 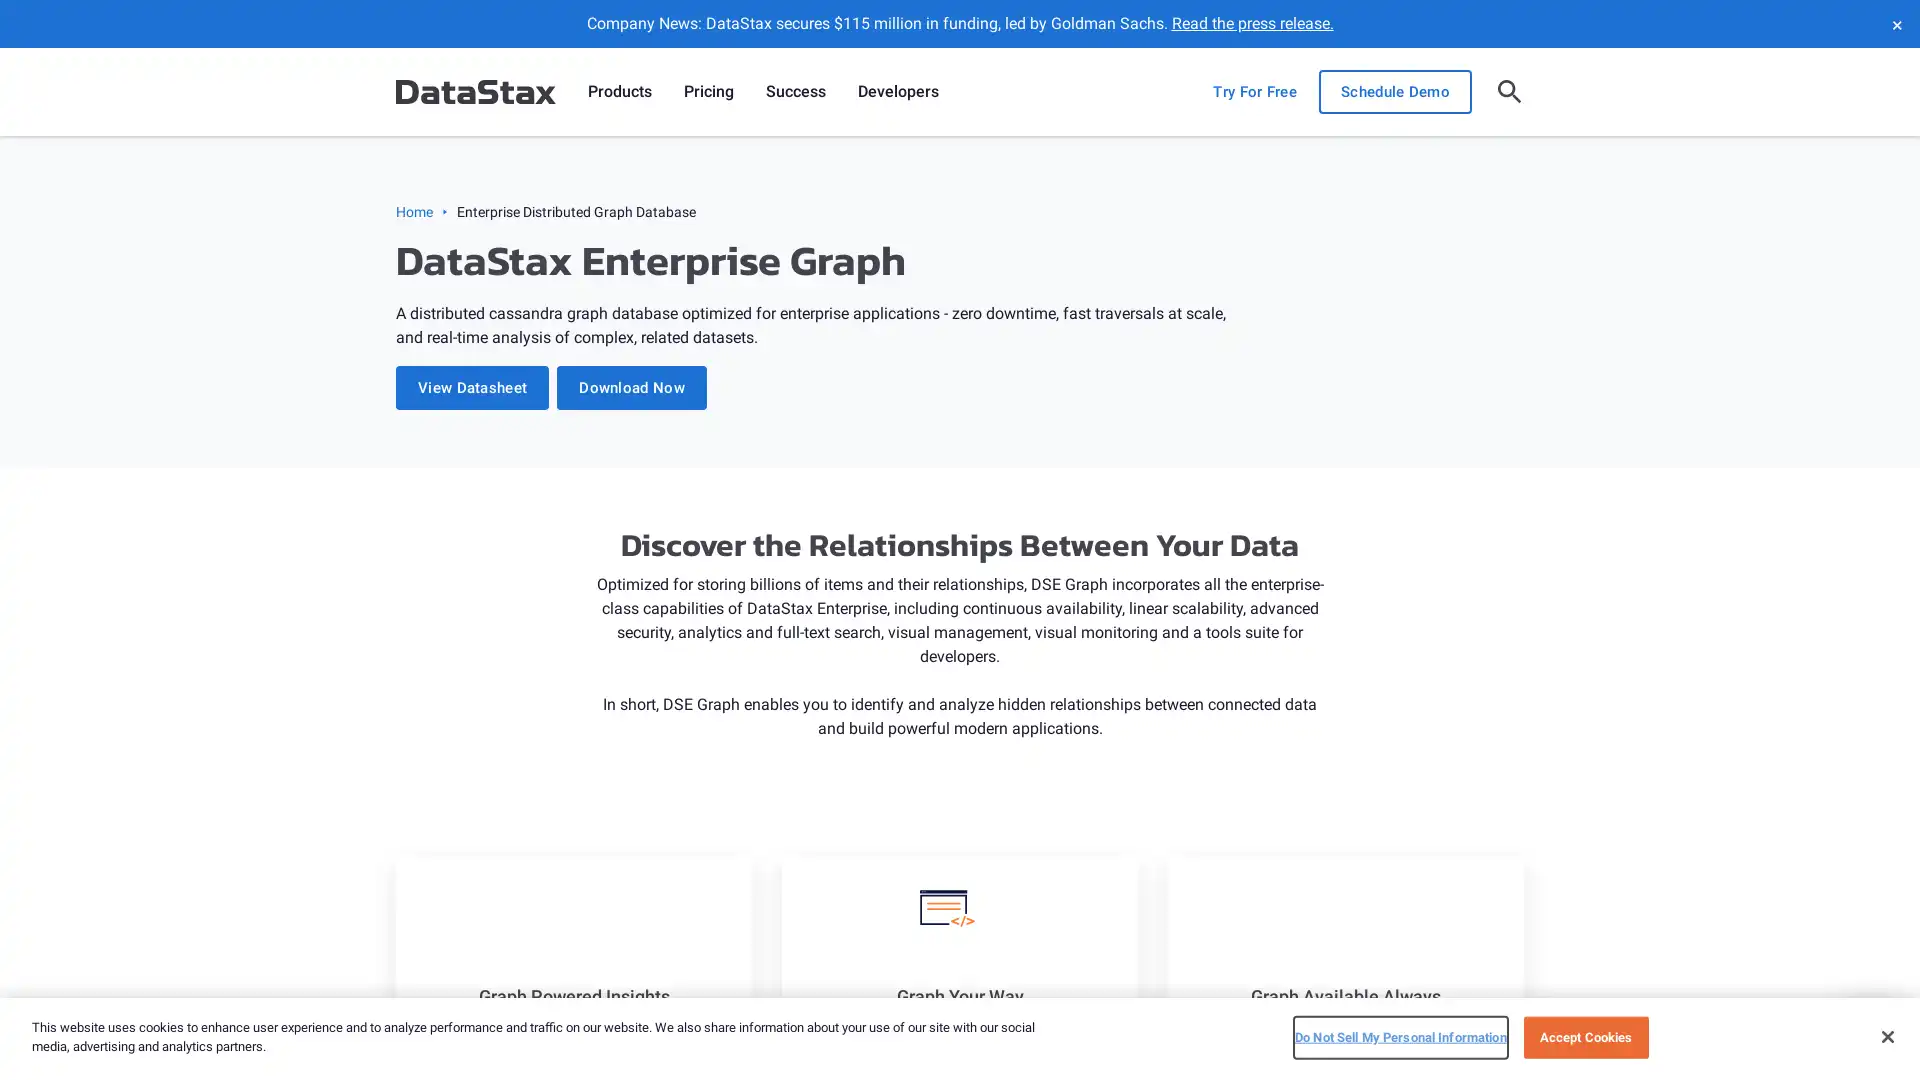 What do you see at coordinates (1895, 23) in the screenshot?
I see `Dismiss` at bounding box center [1895, 23].